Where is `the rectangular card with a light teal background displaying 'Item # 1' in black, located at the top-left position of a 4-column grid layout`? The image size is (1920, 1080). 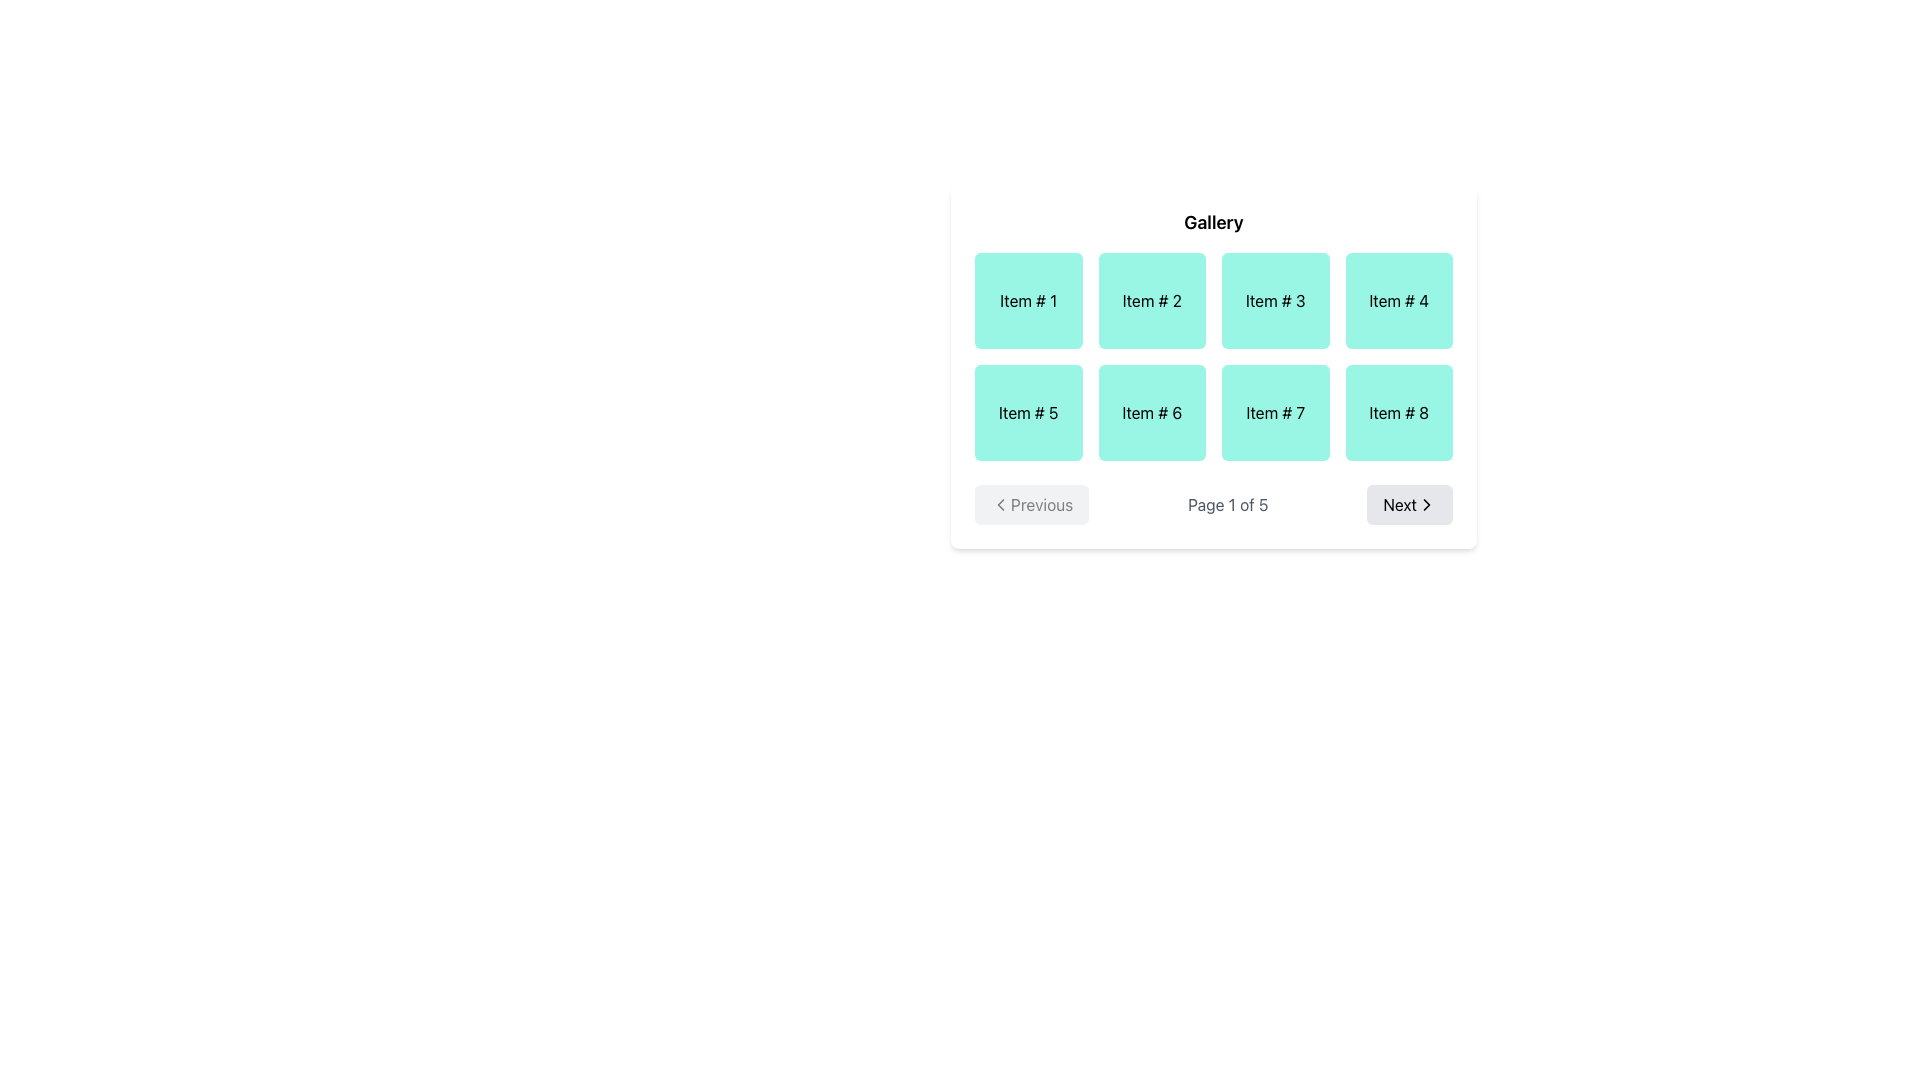 the rectangular card with a light teal background displaying 'Item # 1' in black, located at the top-left position of a 4-column grid layout is located at coordinates (1028, 300).